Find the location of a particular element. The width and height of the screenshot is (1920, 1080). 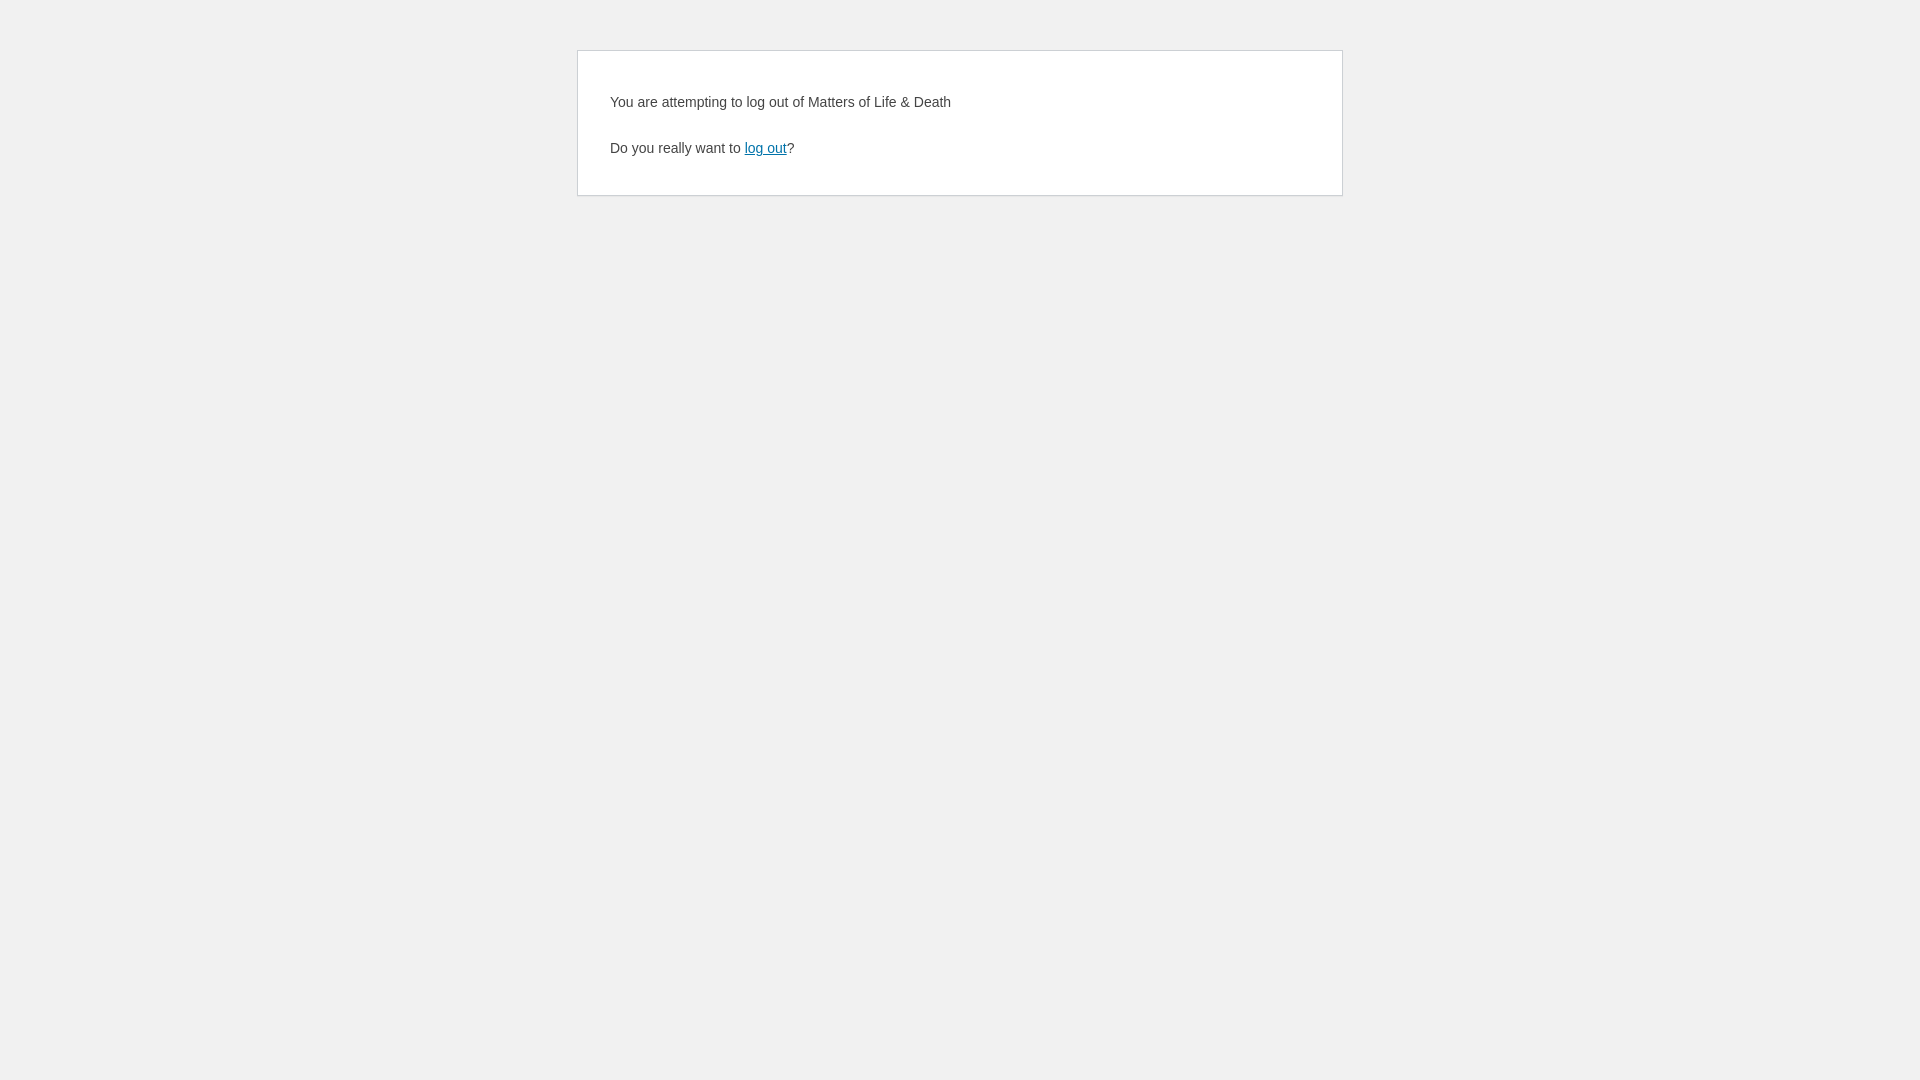

'log out' is located at coordinates (765, 146).